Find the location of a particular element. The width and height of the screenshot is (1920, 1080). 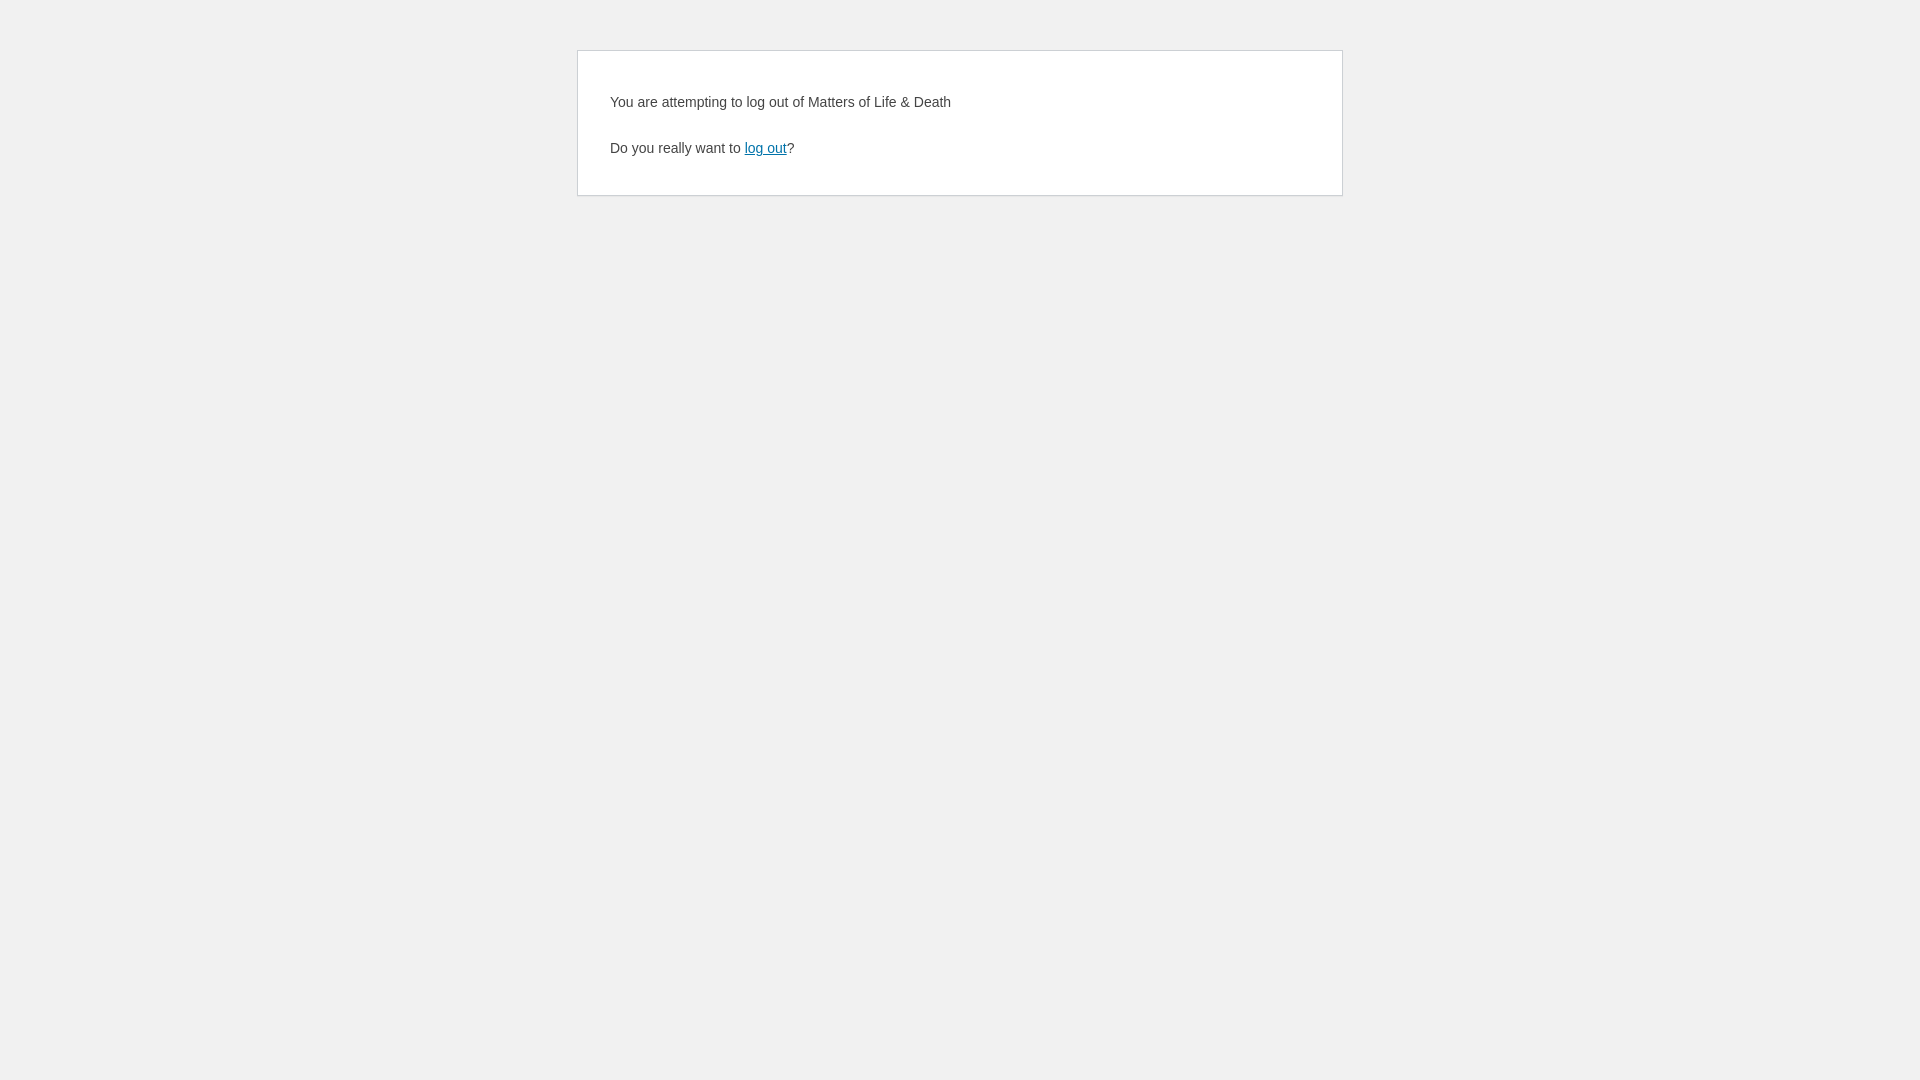

'log out' is located at coordinates (765, 146).